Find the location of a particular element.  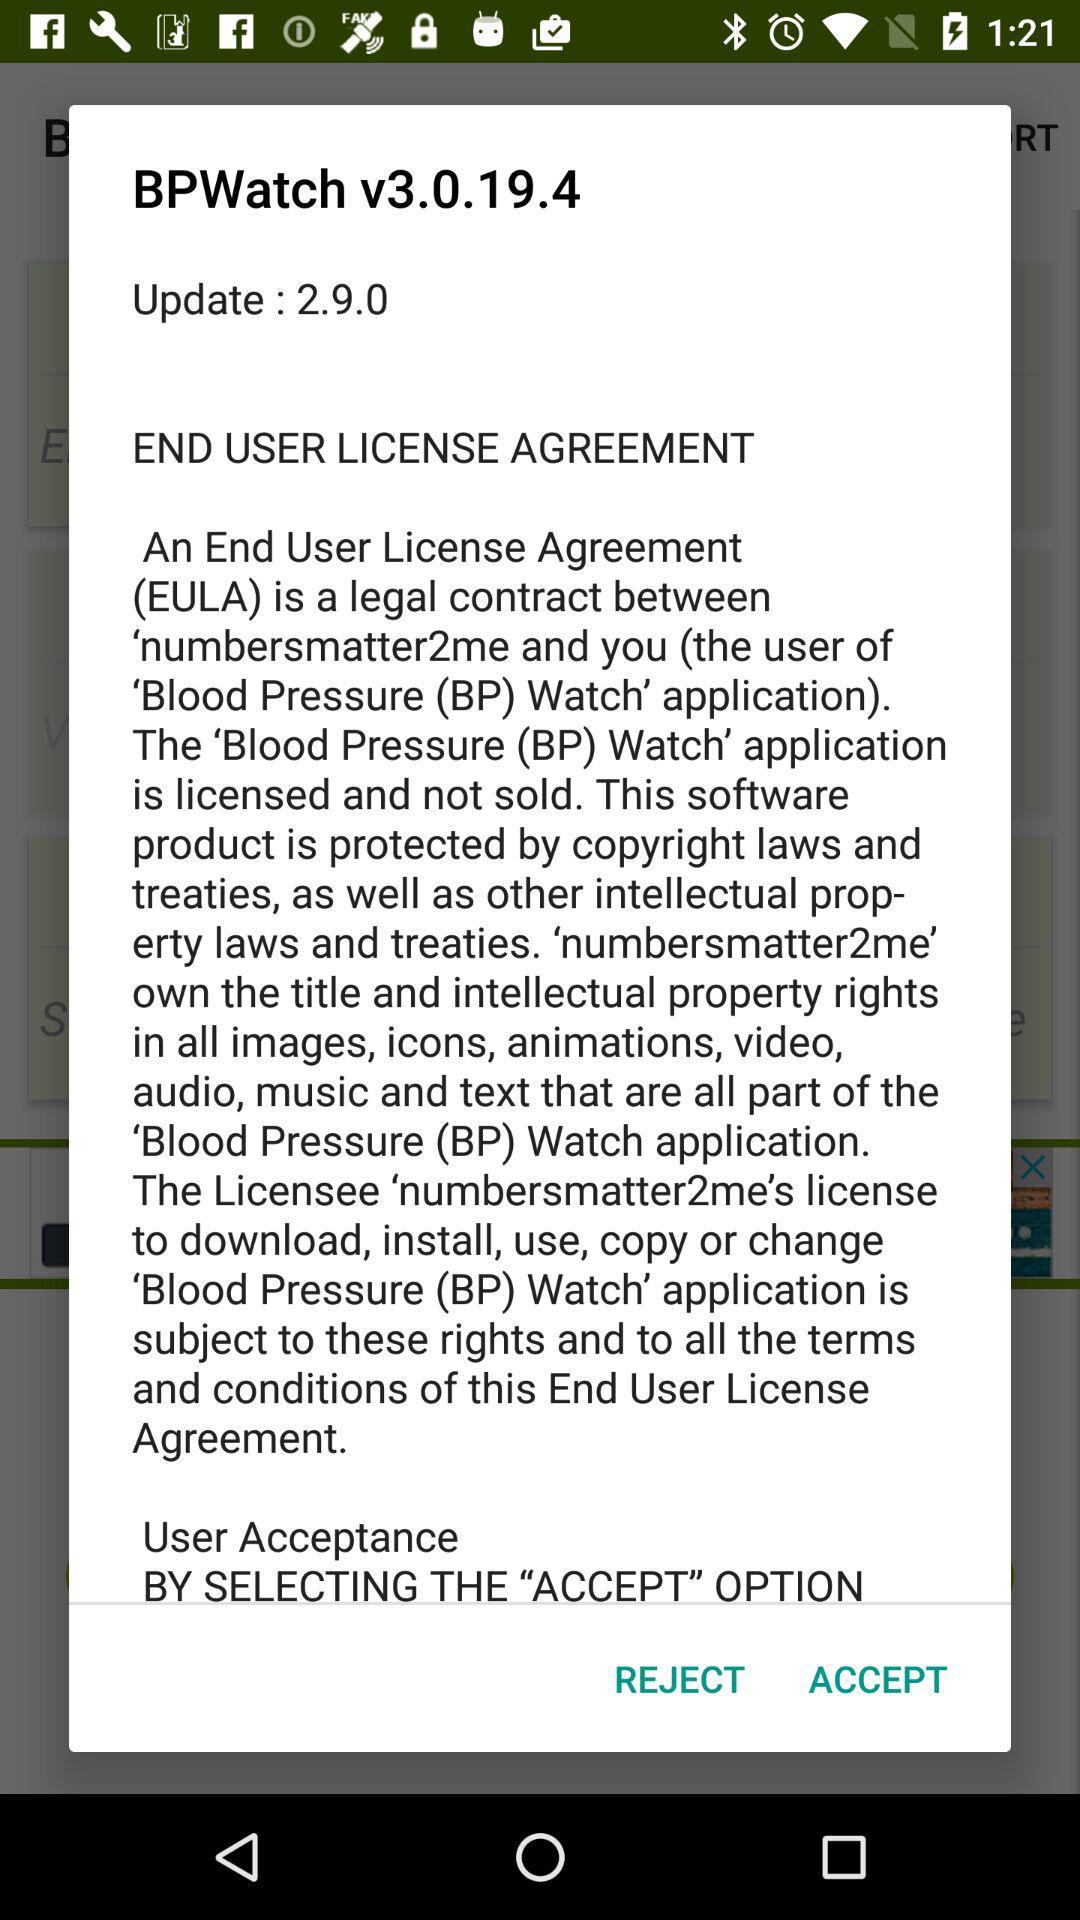

the icon at the bottom is located at coordinates (678, 1678).